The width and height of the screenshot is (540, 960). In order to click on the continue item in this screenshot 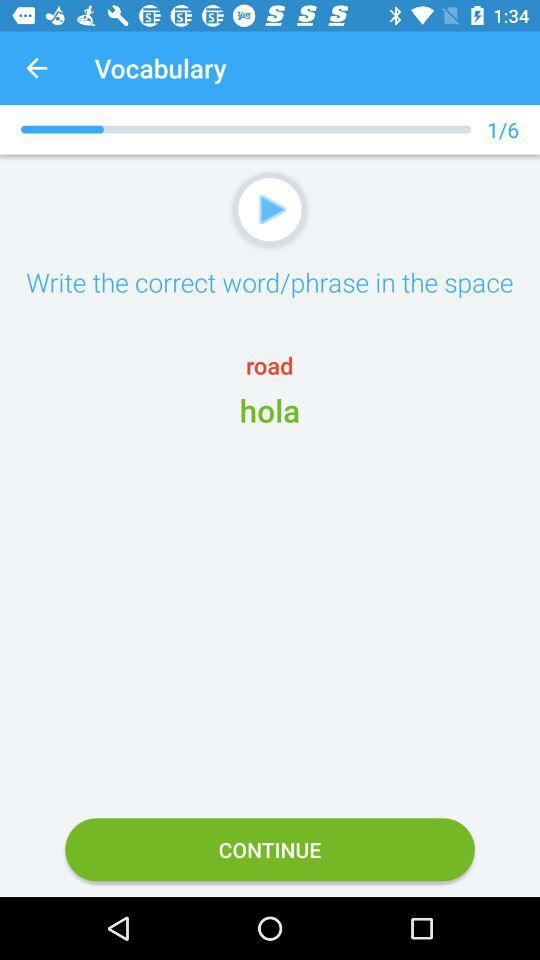, I will do `click(270, 848)`.